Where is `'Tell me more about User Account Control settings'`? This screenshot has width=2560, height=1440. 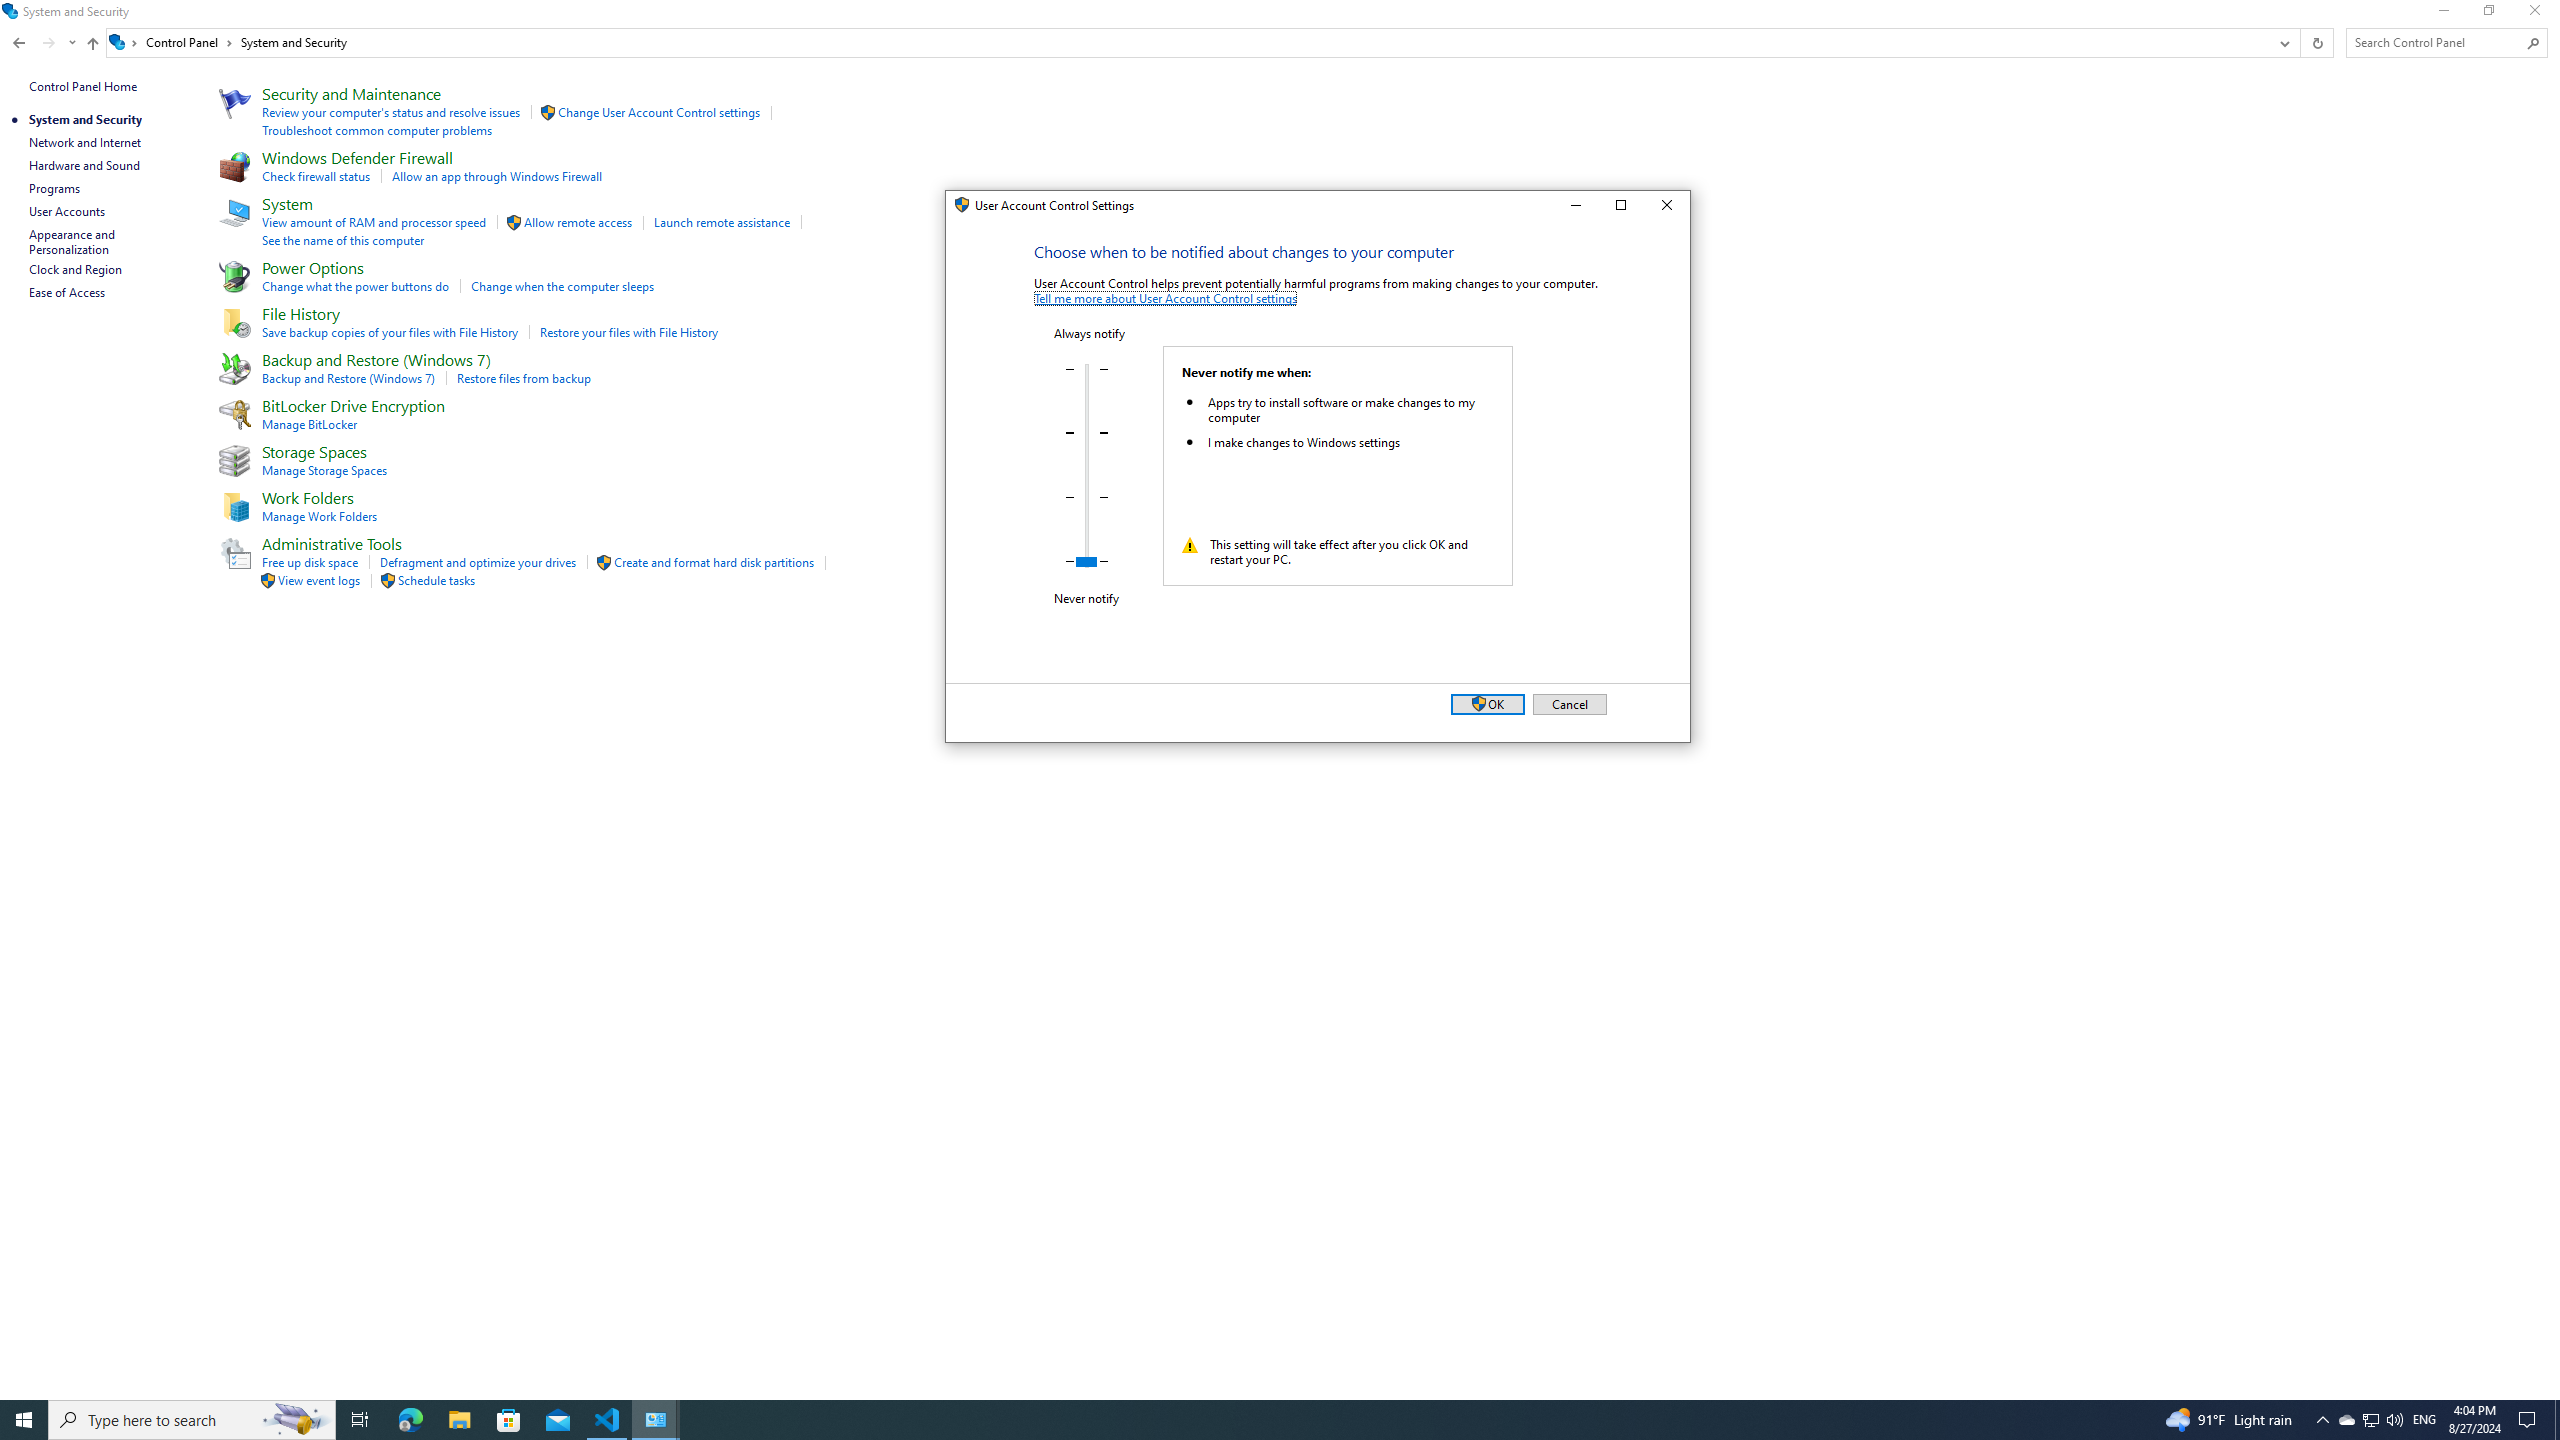
'Tell me more about User Account Control settings' is located at coordinates (1165, 298).